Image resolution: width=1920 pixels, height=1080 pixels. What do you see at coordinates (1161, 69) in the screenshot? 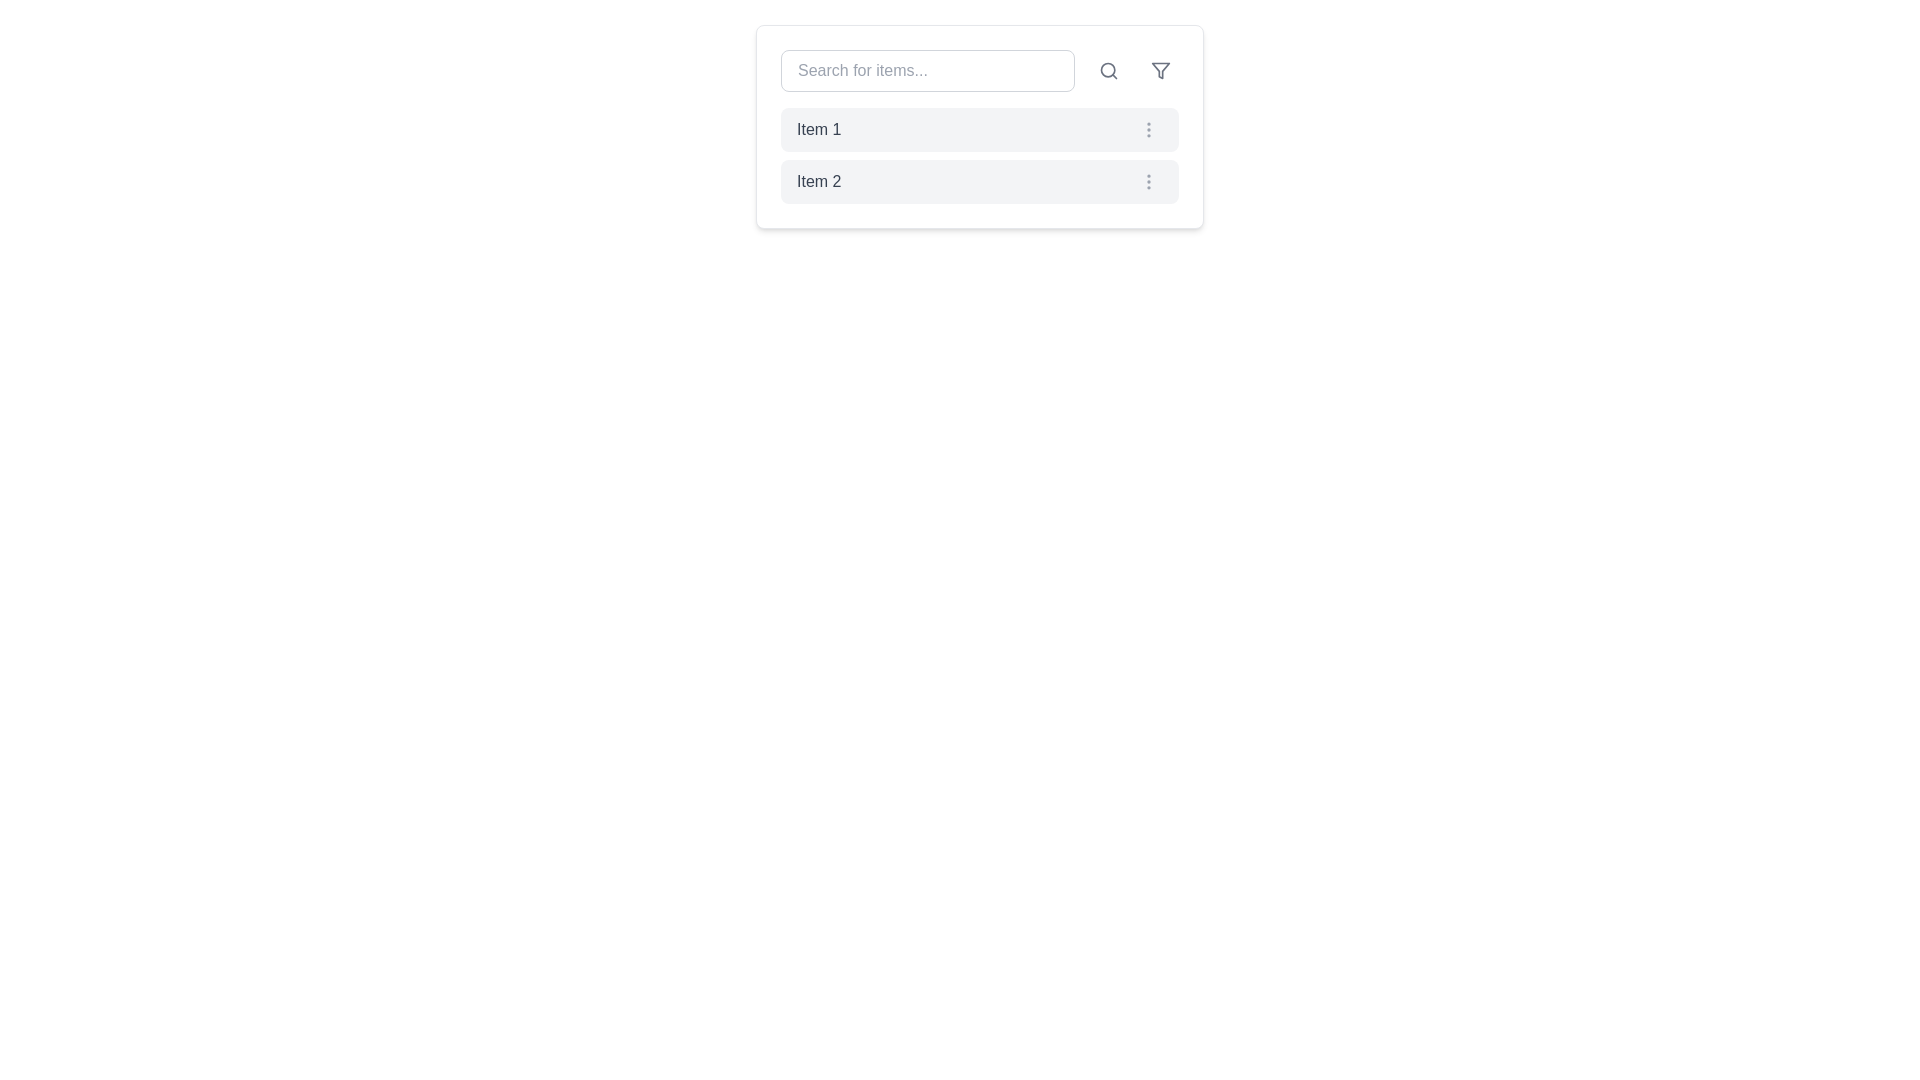
I see `the triangular filter icon located in the top-right corner adjacent to the search bar` at bounding box center [1161, 69].